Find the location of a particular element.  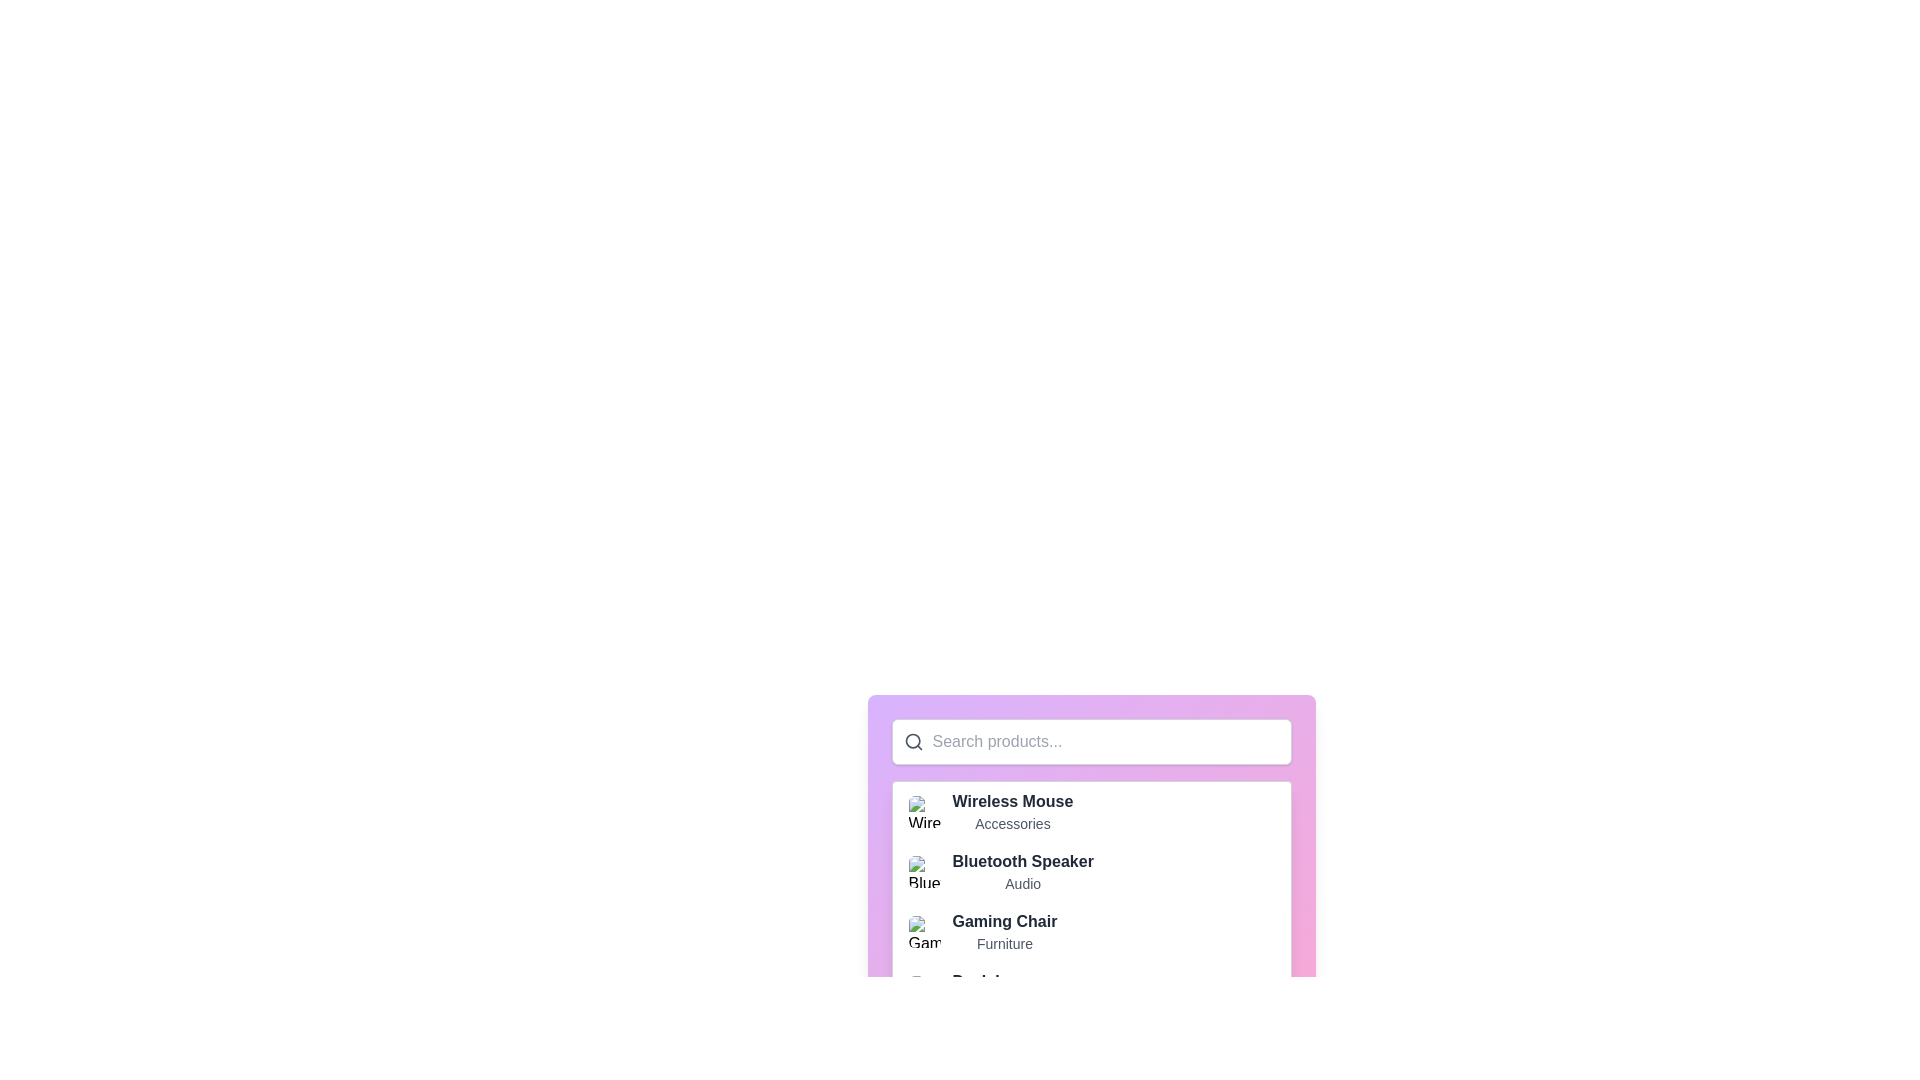

the search icon, which is a dark gray outlined magnifying glass located in the top-left corner of the input field with placeholder text 'Search products...' is located at coordinates (912, 741).